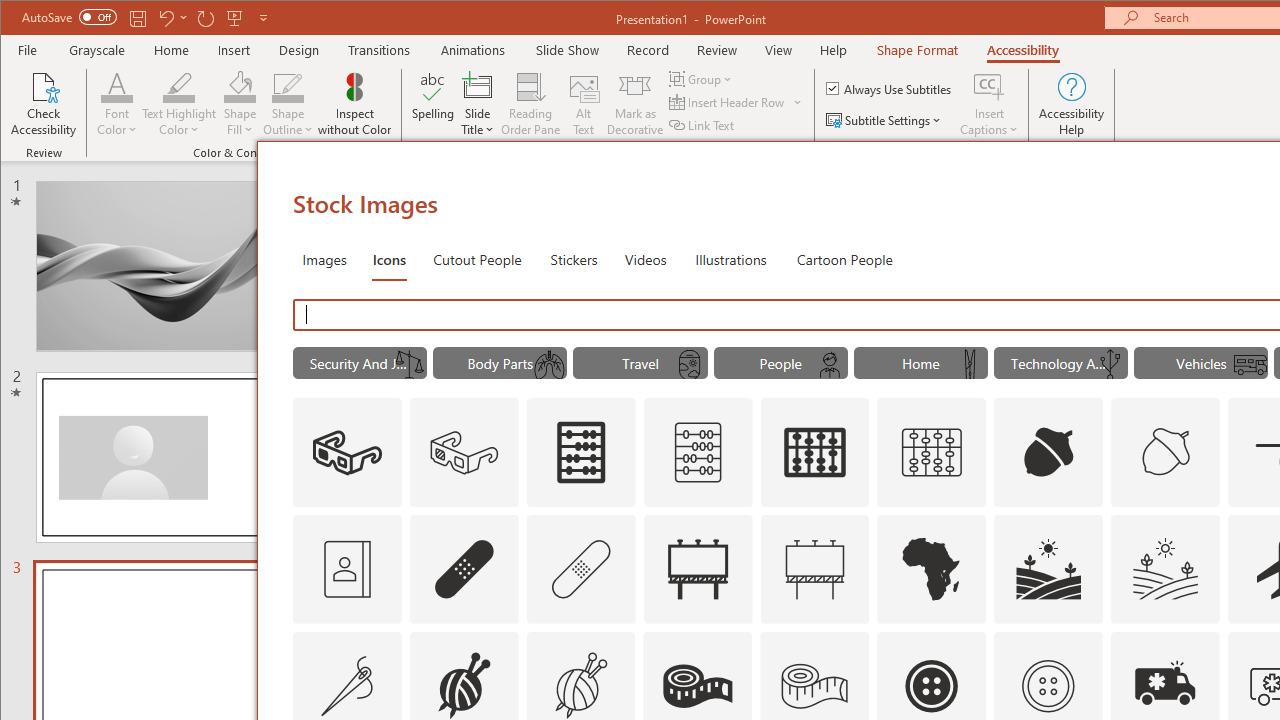 The height and width of the screenshot is (720, 1280). I want to click on 'AutomationID: Icons_Acorn_M', so click(1166, 452).